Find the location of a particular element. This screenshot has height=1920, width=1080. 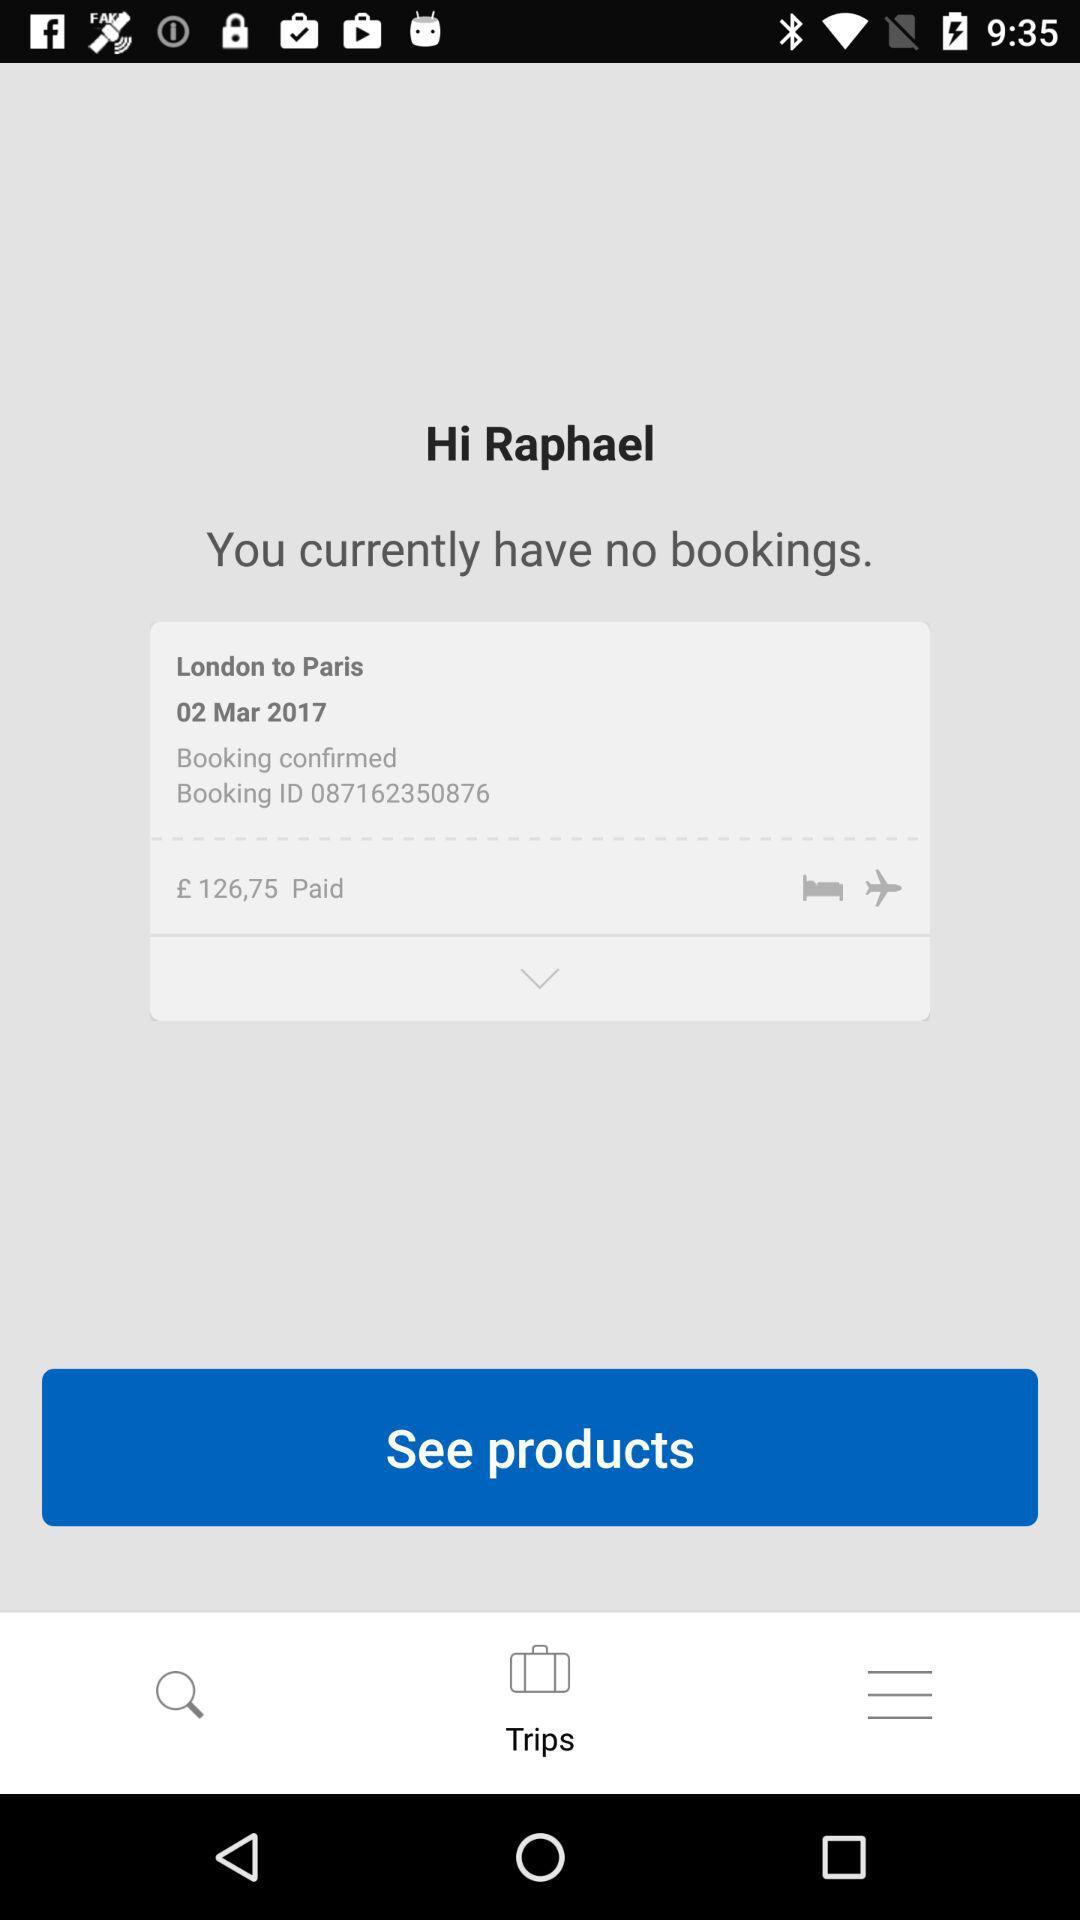

see products button is located at coordinates (540, 1447).